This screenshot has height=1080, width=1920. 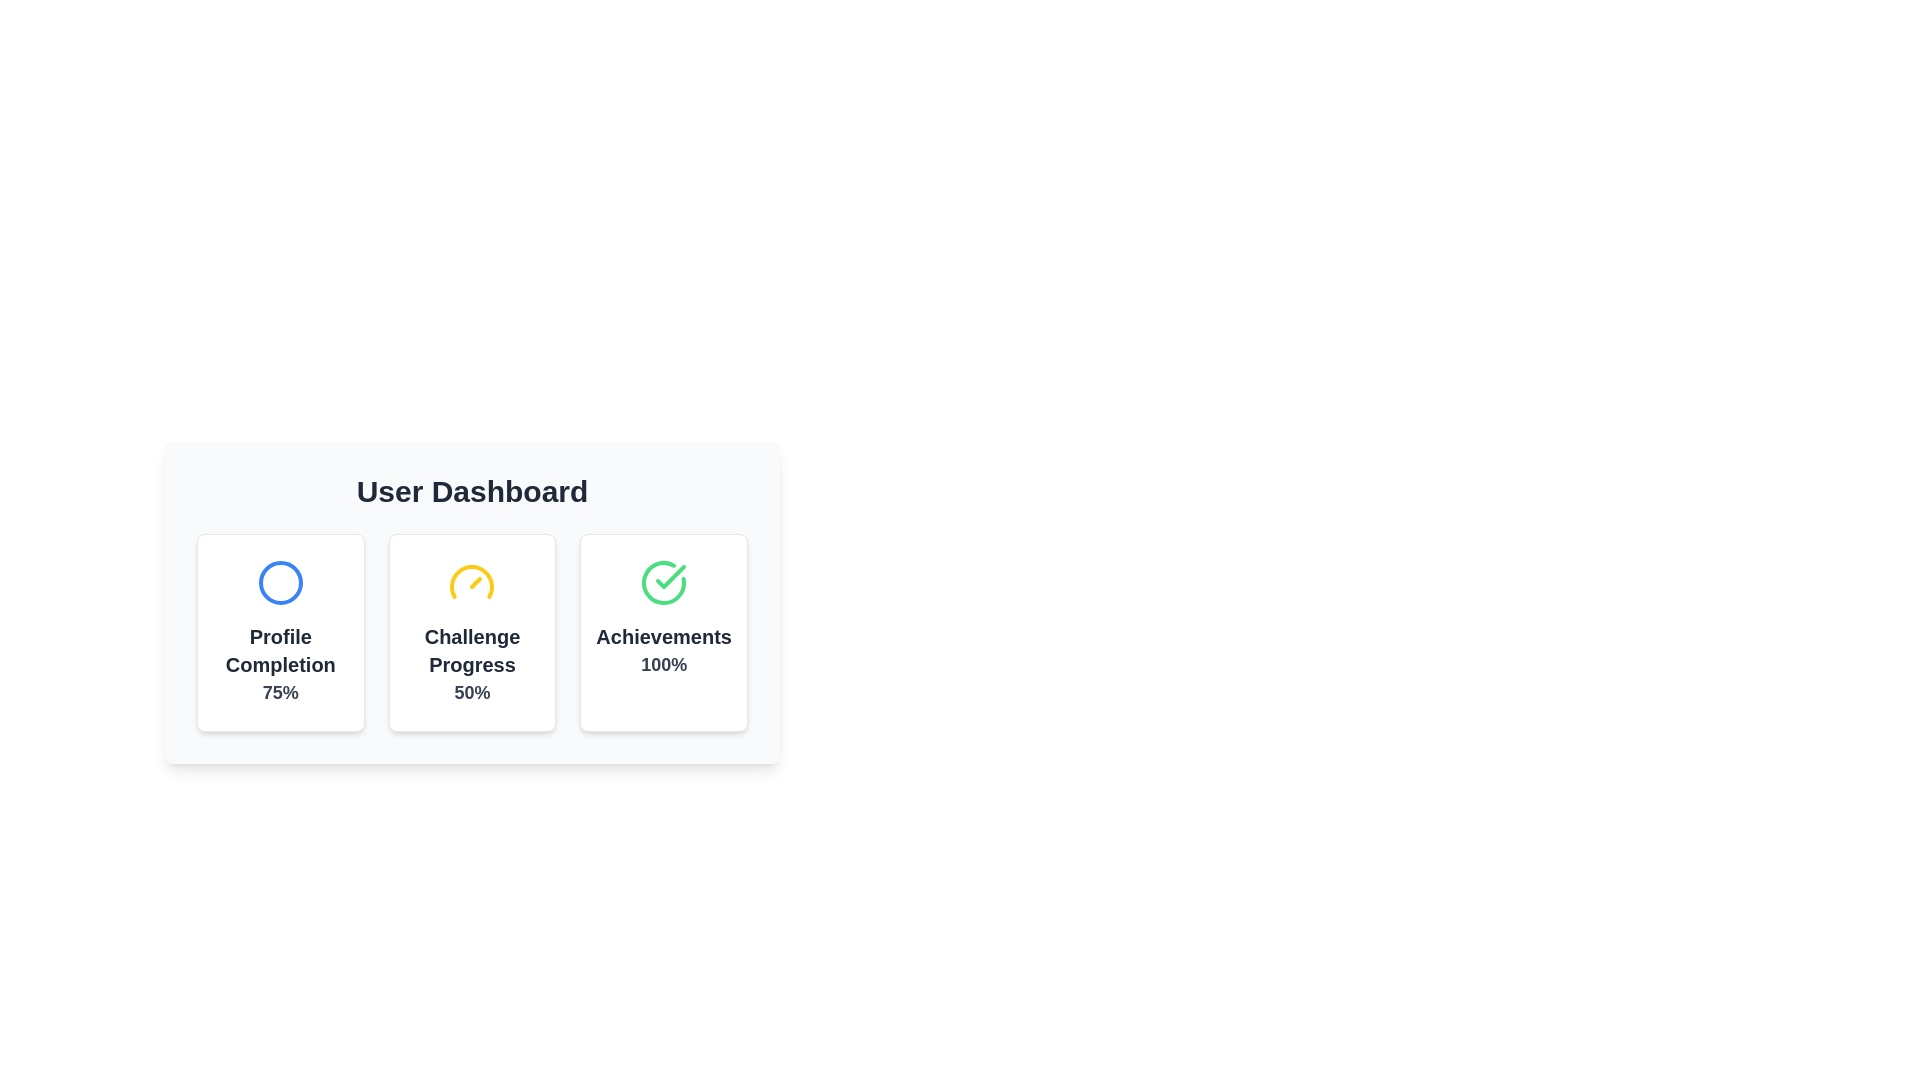 I want to click on the text label that denotes the header for the progress metric in the second card from the left in the 'User Dashboard', which is positioned centrally below the yellow gauge icon and above the text '50%, so click(x=471, y=651).